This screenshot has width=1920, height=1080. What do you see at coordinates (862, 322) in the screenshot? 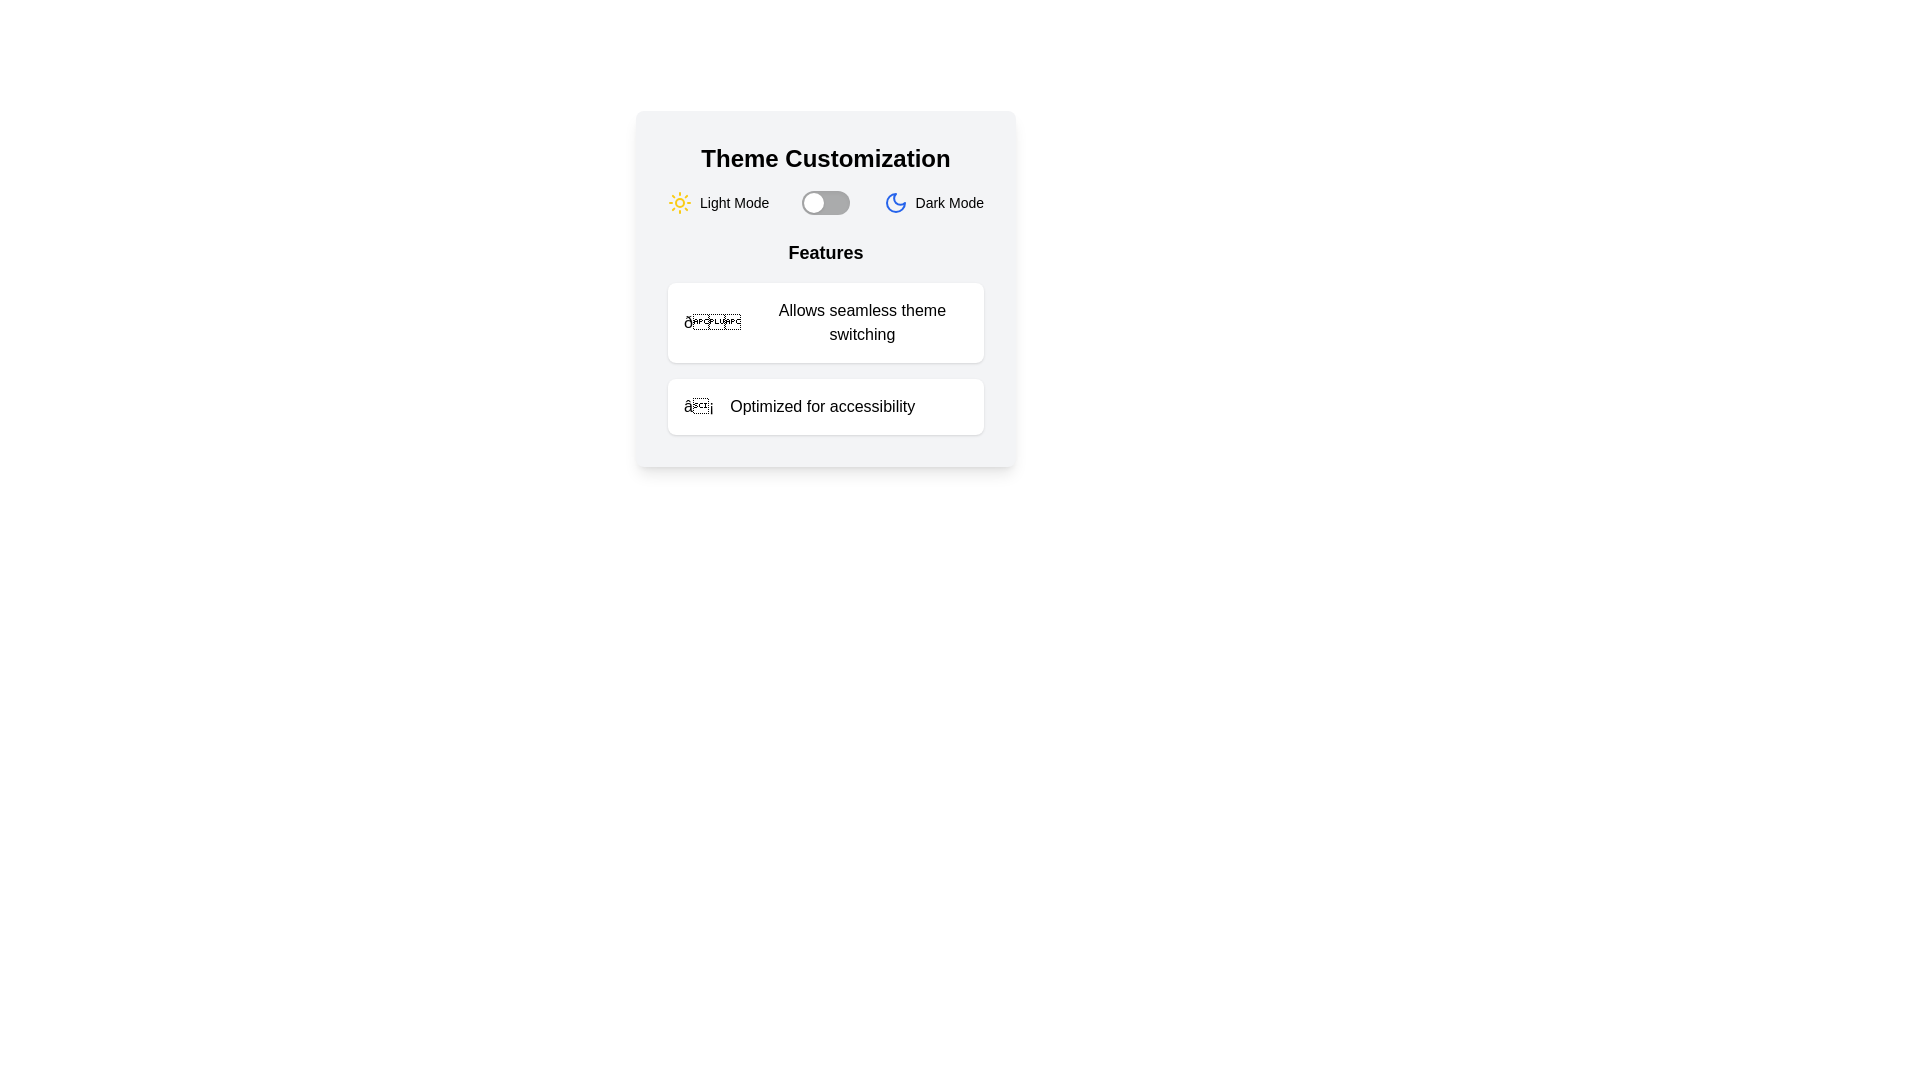
I see `descriptive text about the theme-switching feature located in the 'Features' section of the 'Theme Customization' interface, aligned to the right of a star emoji in the first card` at bounding box center [862, 322].